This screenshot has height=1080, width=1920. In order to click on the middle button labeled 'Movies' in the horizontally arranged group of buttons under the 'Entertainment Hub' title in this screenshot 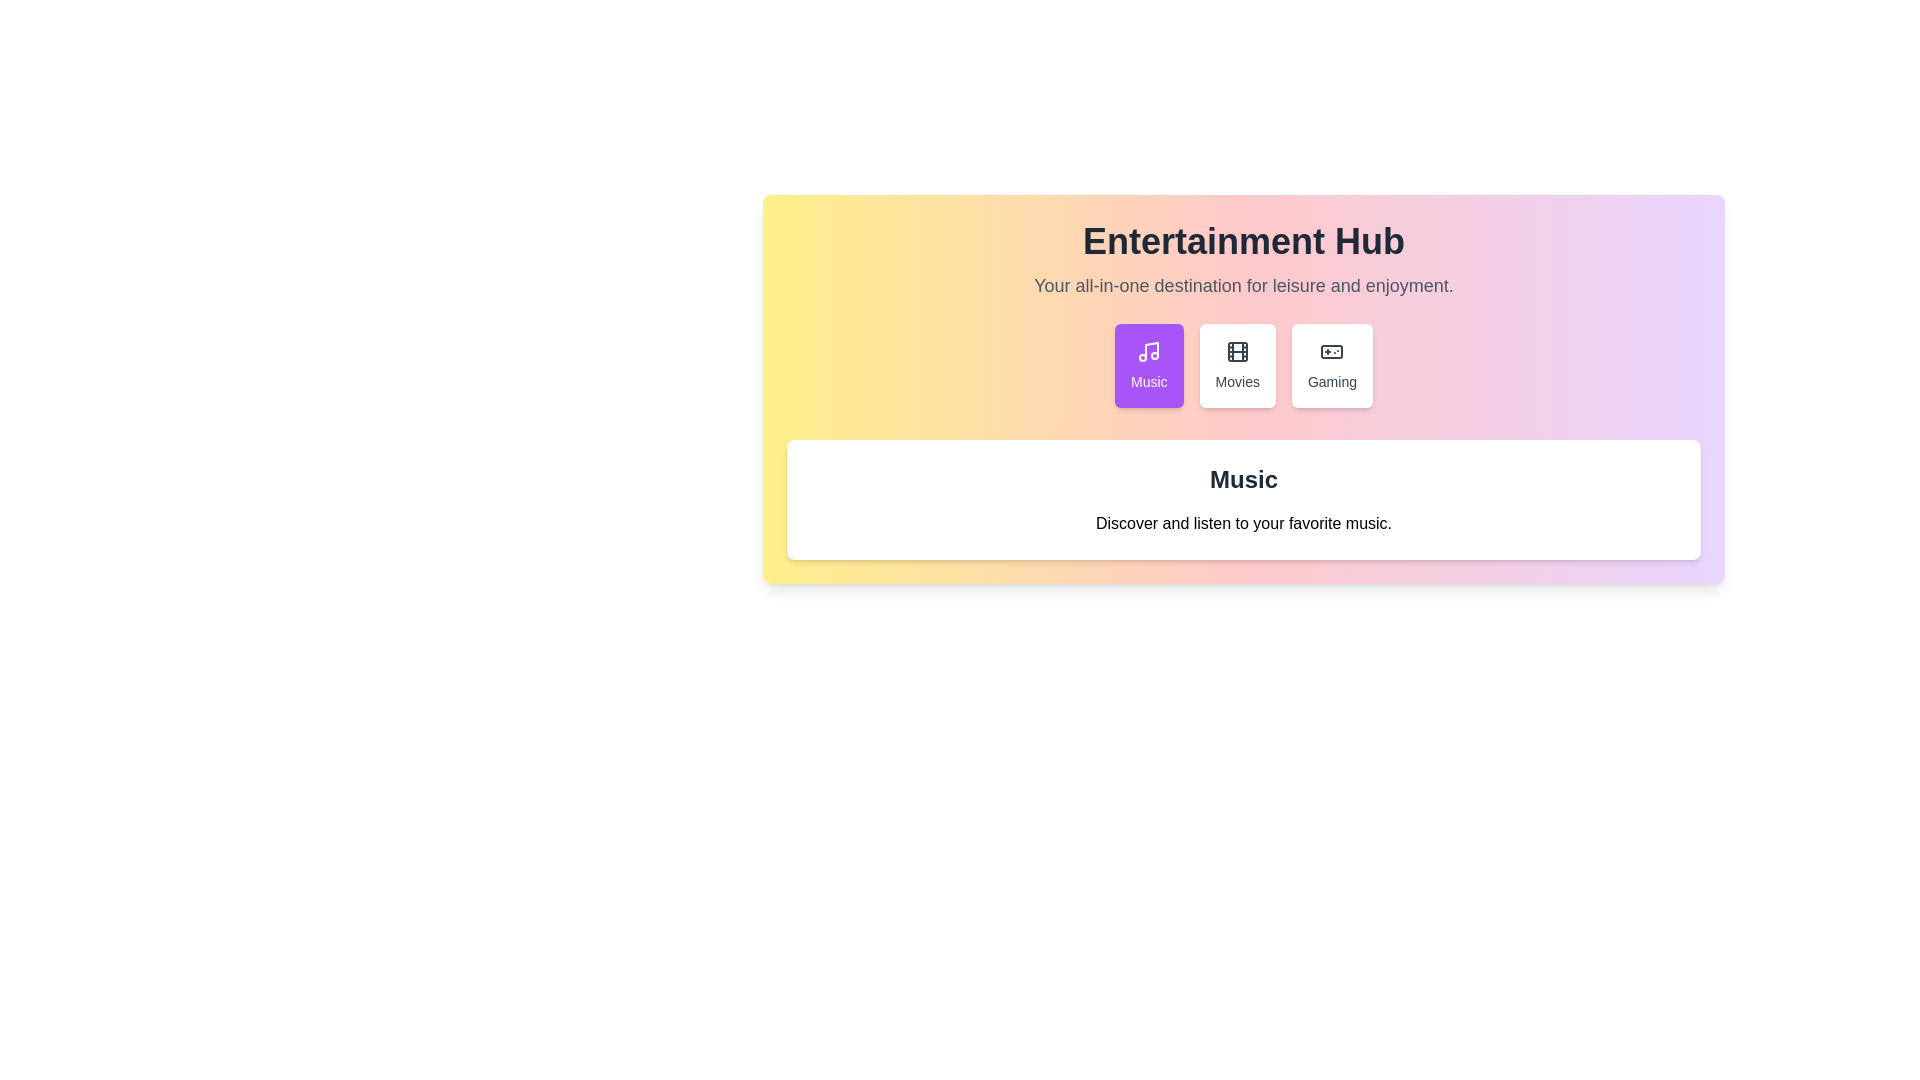, I will do `click(1242, 366)`.